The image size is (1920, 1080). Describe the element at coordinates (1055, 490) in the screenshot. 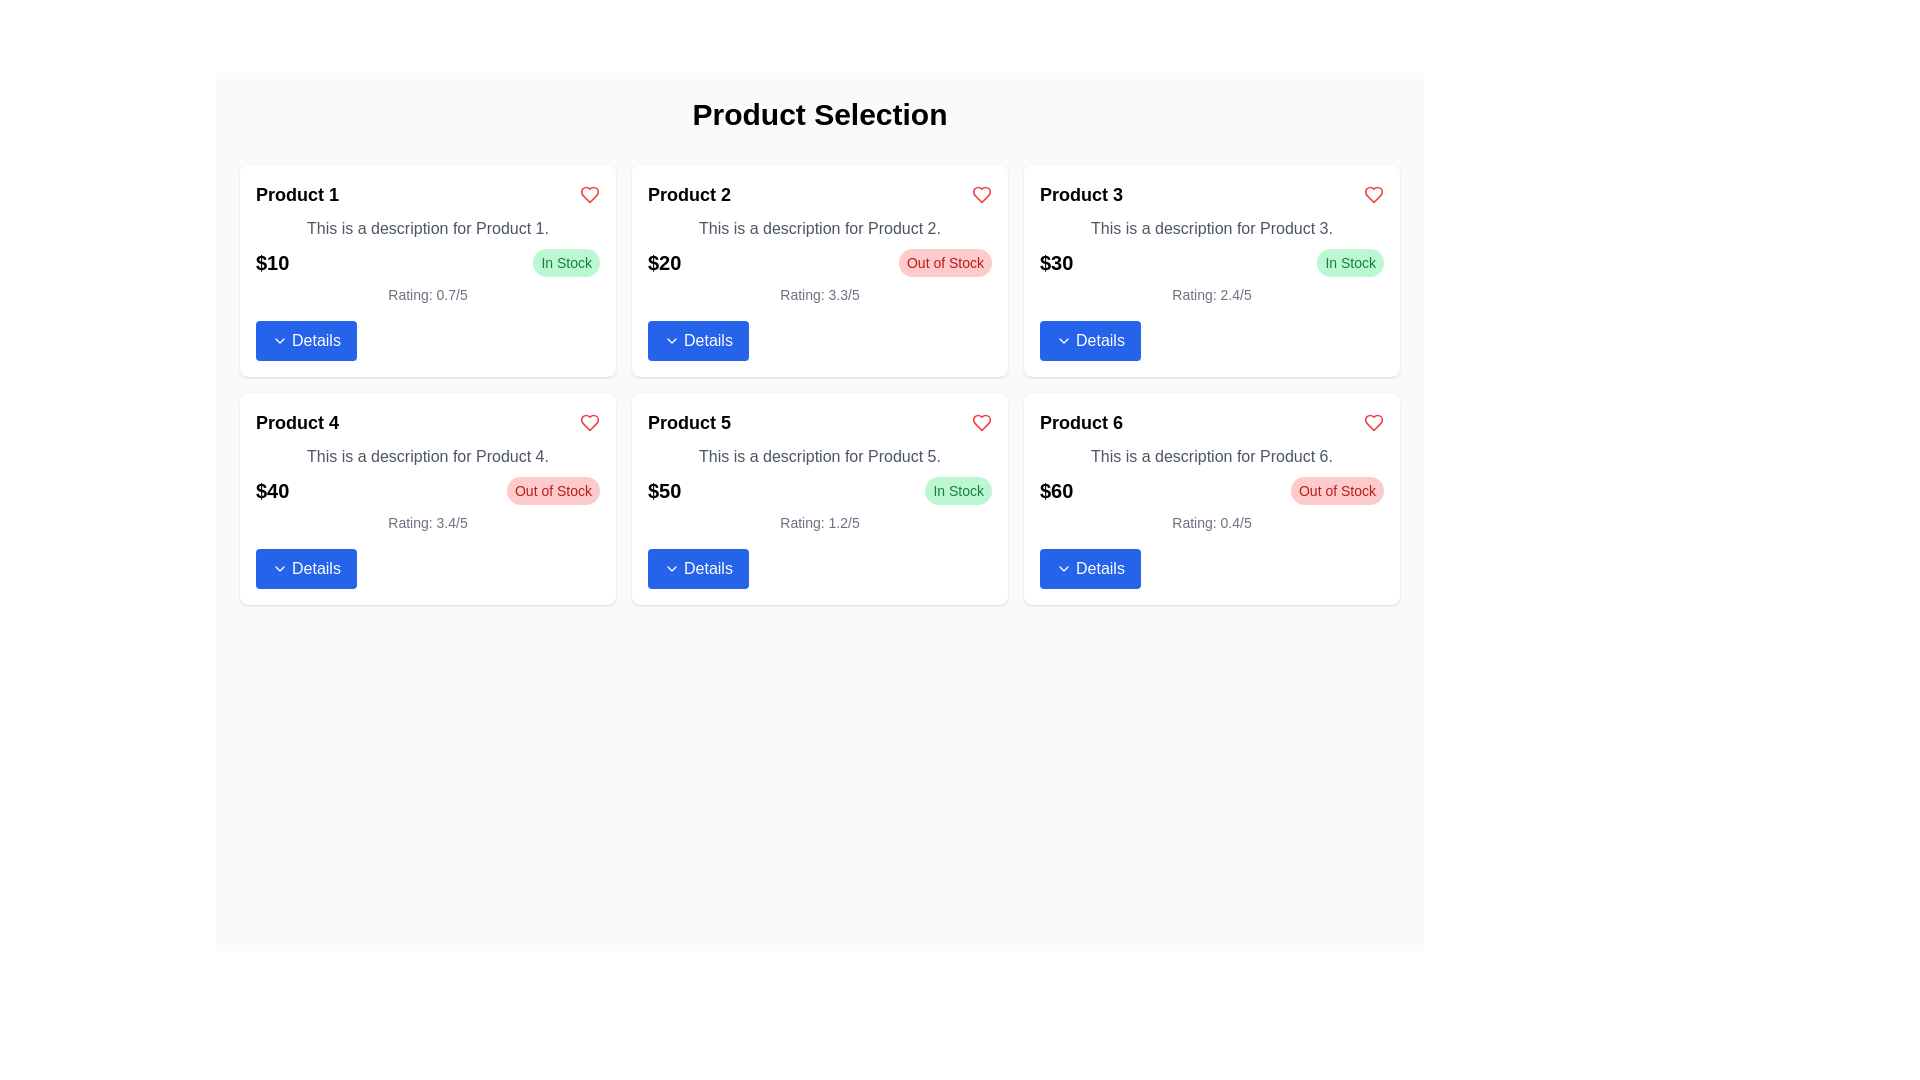

I see `the monetary value text label displaying '$60' in bold, located in the 'Product 6' card pricing section` at that location.